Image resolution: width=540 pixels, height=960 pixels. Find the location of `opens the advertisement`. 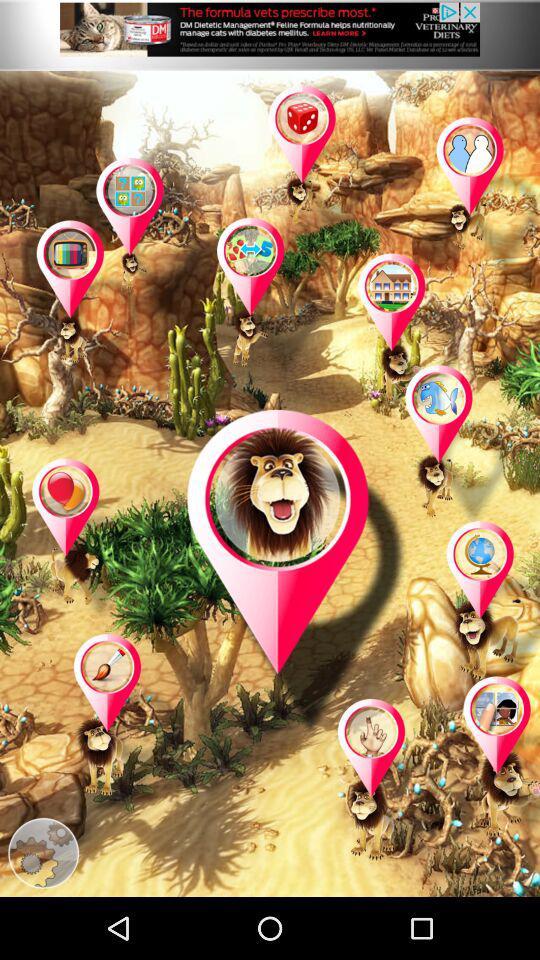

opens the advertisement is located at coordinates (270, 34).